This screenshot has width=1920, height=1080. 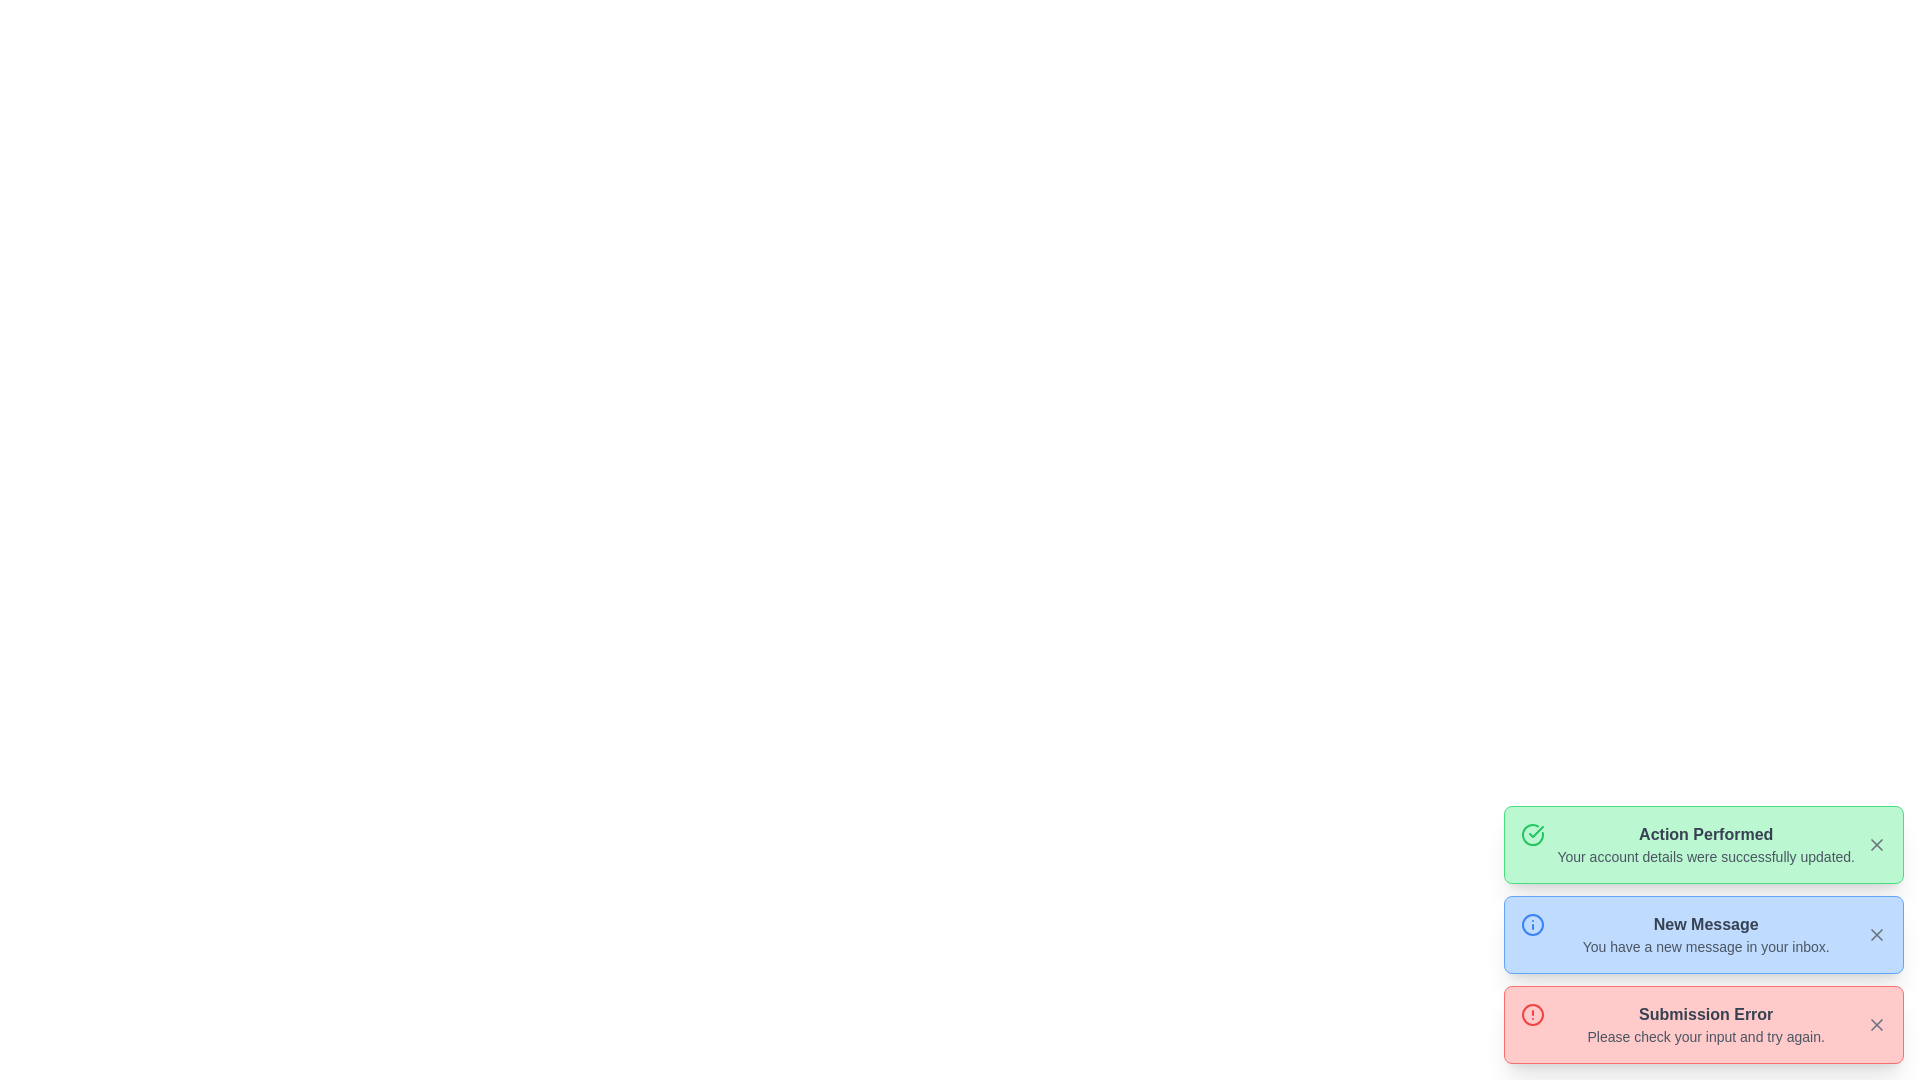 I want to click on the close button located at the top-right corner of the green notification box, so click(x=1875, y=844).